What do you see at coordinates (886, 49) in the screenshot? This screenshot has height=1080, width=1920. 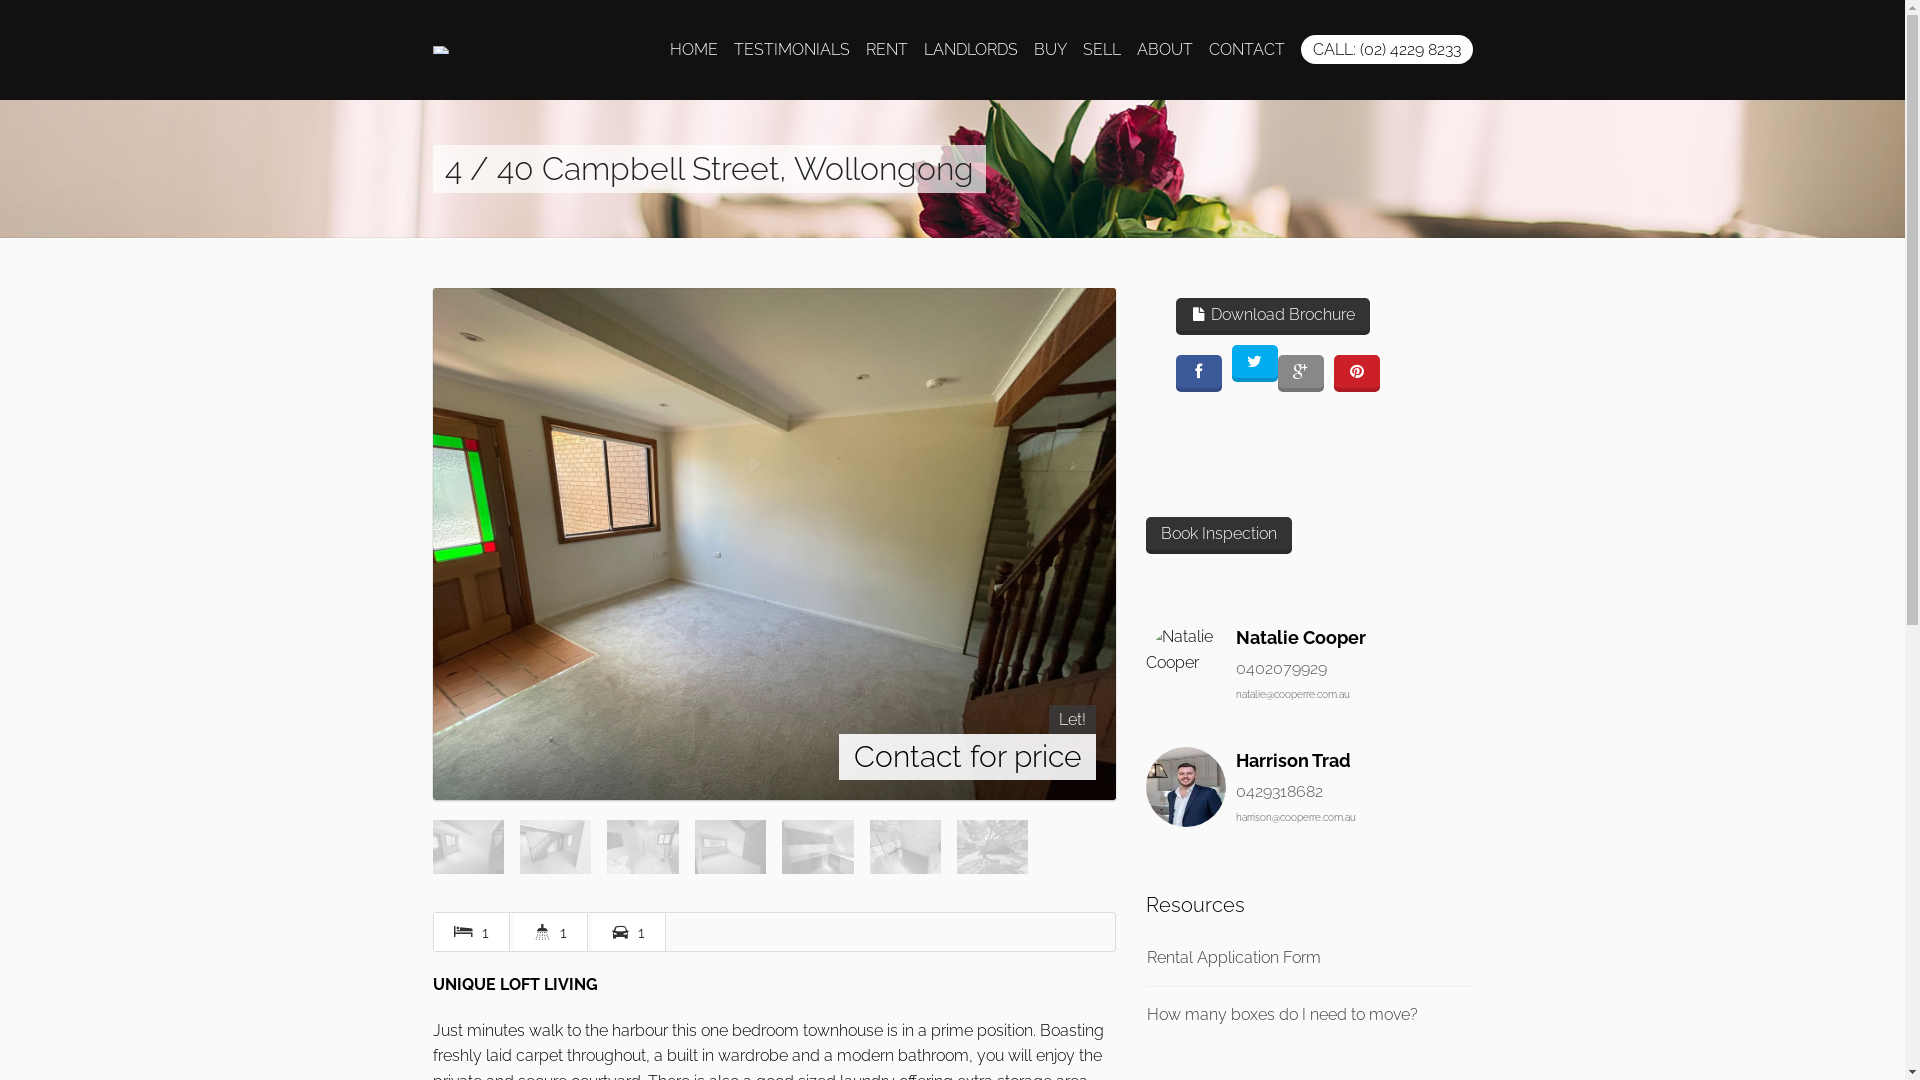 I see `'RENT'` at bounding box center [886, 49].